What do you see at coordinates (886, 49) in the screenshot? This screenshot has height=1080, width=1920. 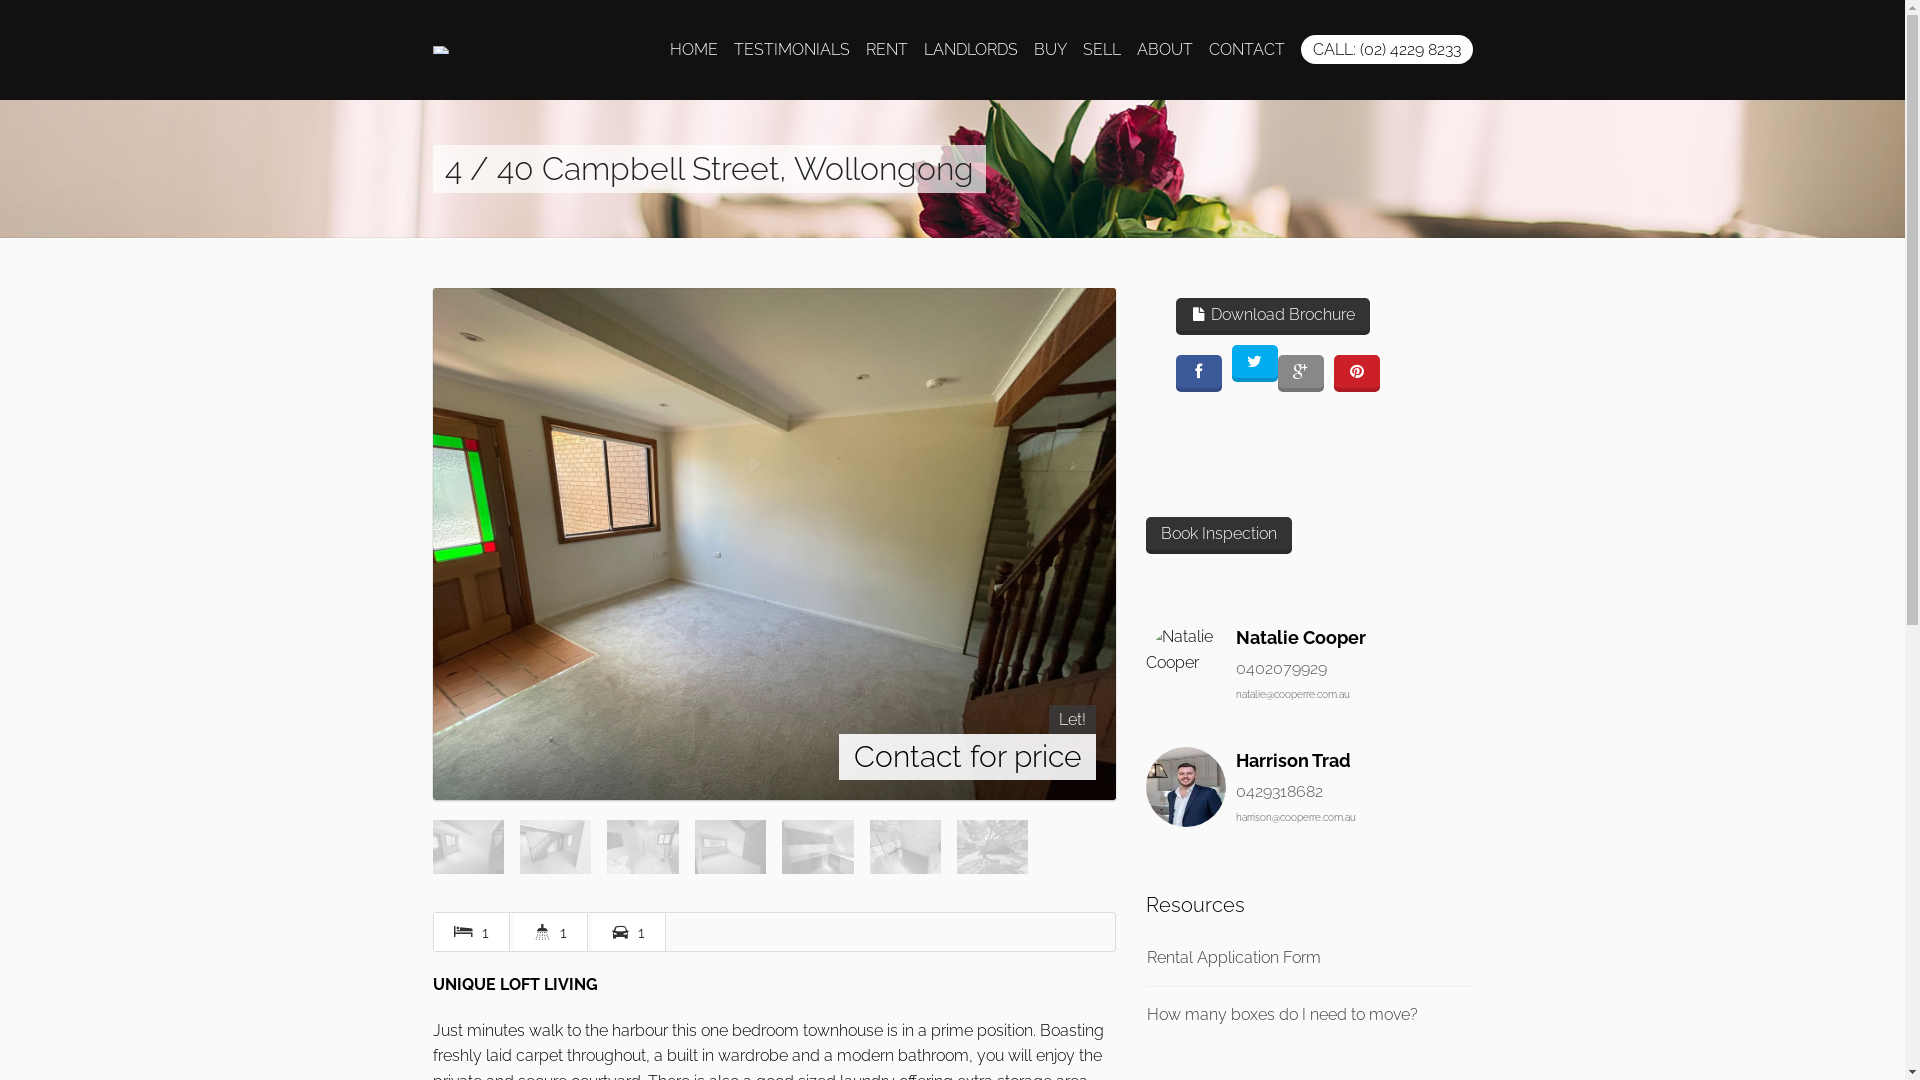 I see `'RENT'` at bounding box center [886, 49].